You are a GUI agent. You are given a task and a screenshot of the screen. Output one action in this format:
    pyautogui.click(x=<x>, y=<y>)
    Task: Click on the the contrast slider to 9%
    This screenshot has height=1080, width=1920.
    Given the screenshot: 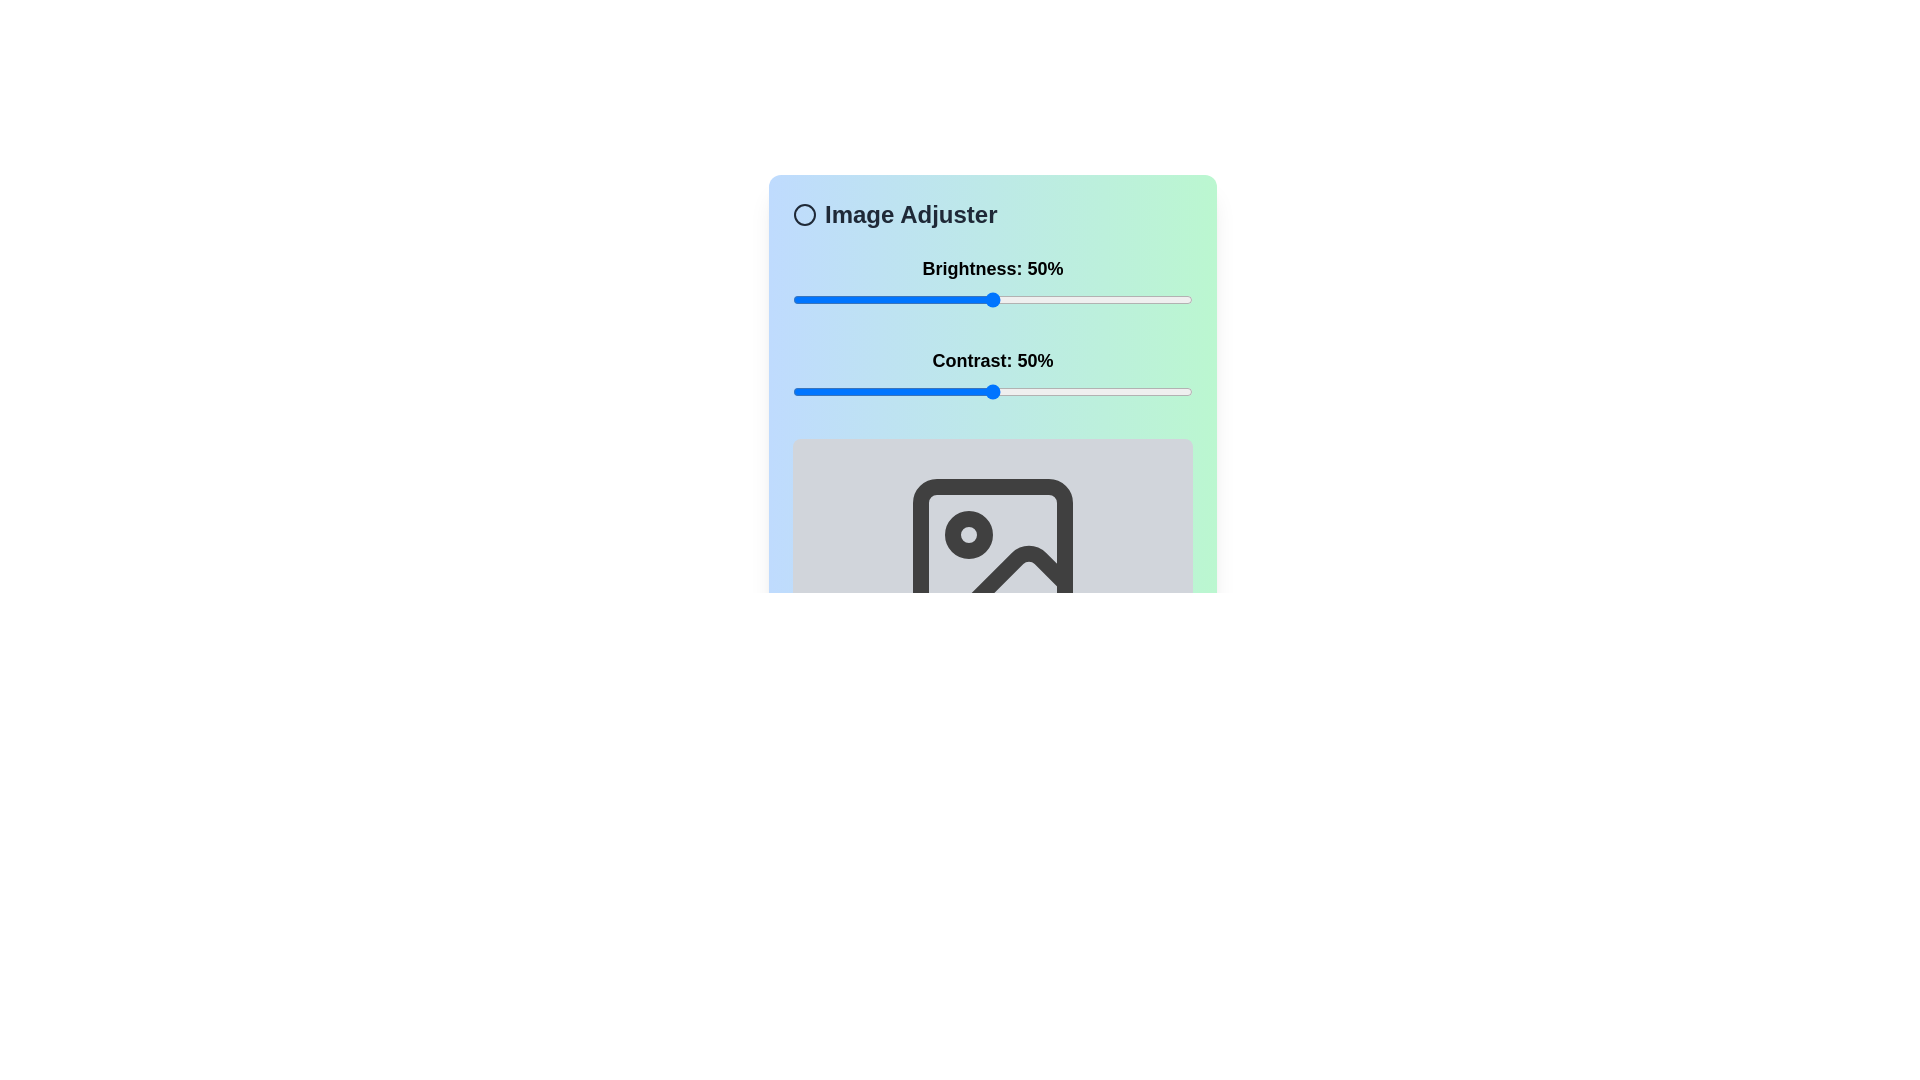 What is the action you would take?
    pyautogui.click(x=829, y=392)
    